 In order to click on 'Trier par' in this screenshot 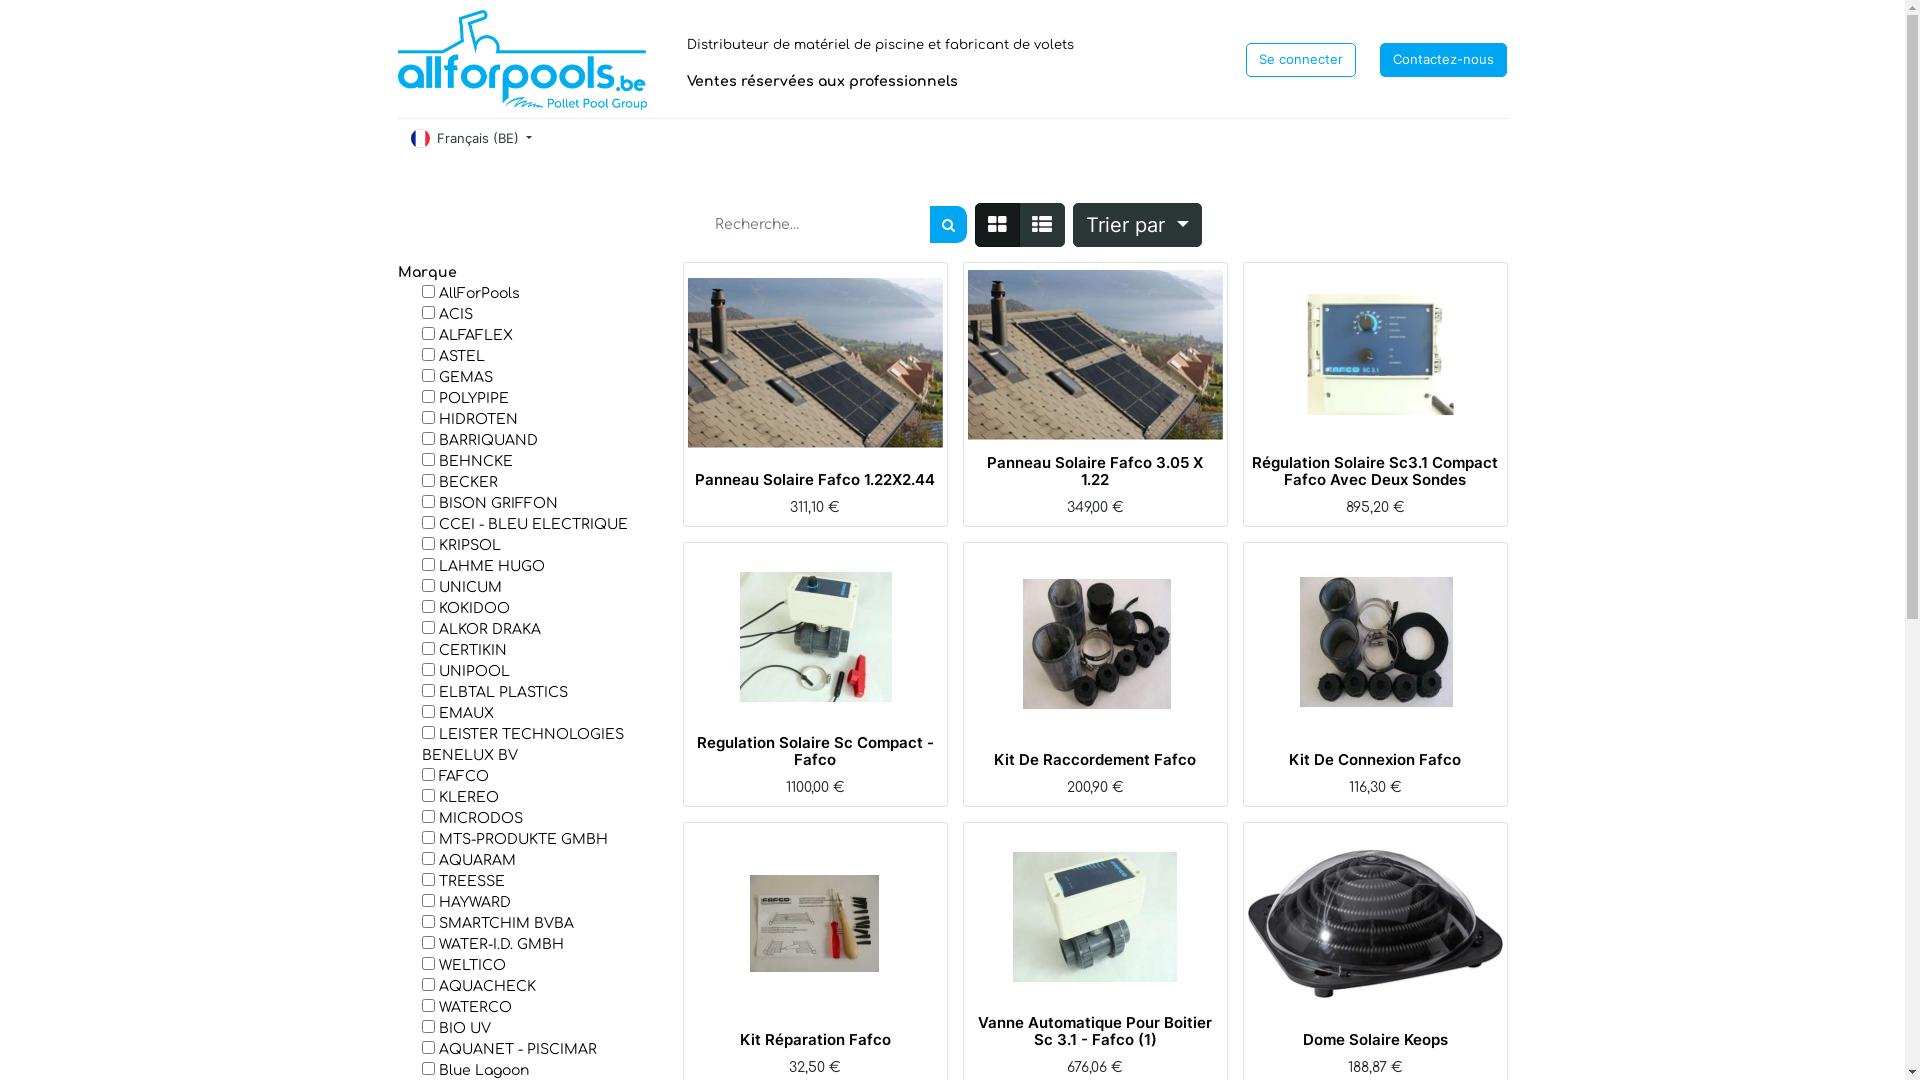, I will do `click(1137, 224)`.